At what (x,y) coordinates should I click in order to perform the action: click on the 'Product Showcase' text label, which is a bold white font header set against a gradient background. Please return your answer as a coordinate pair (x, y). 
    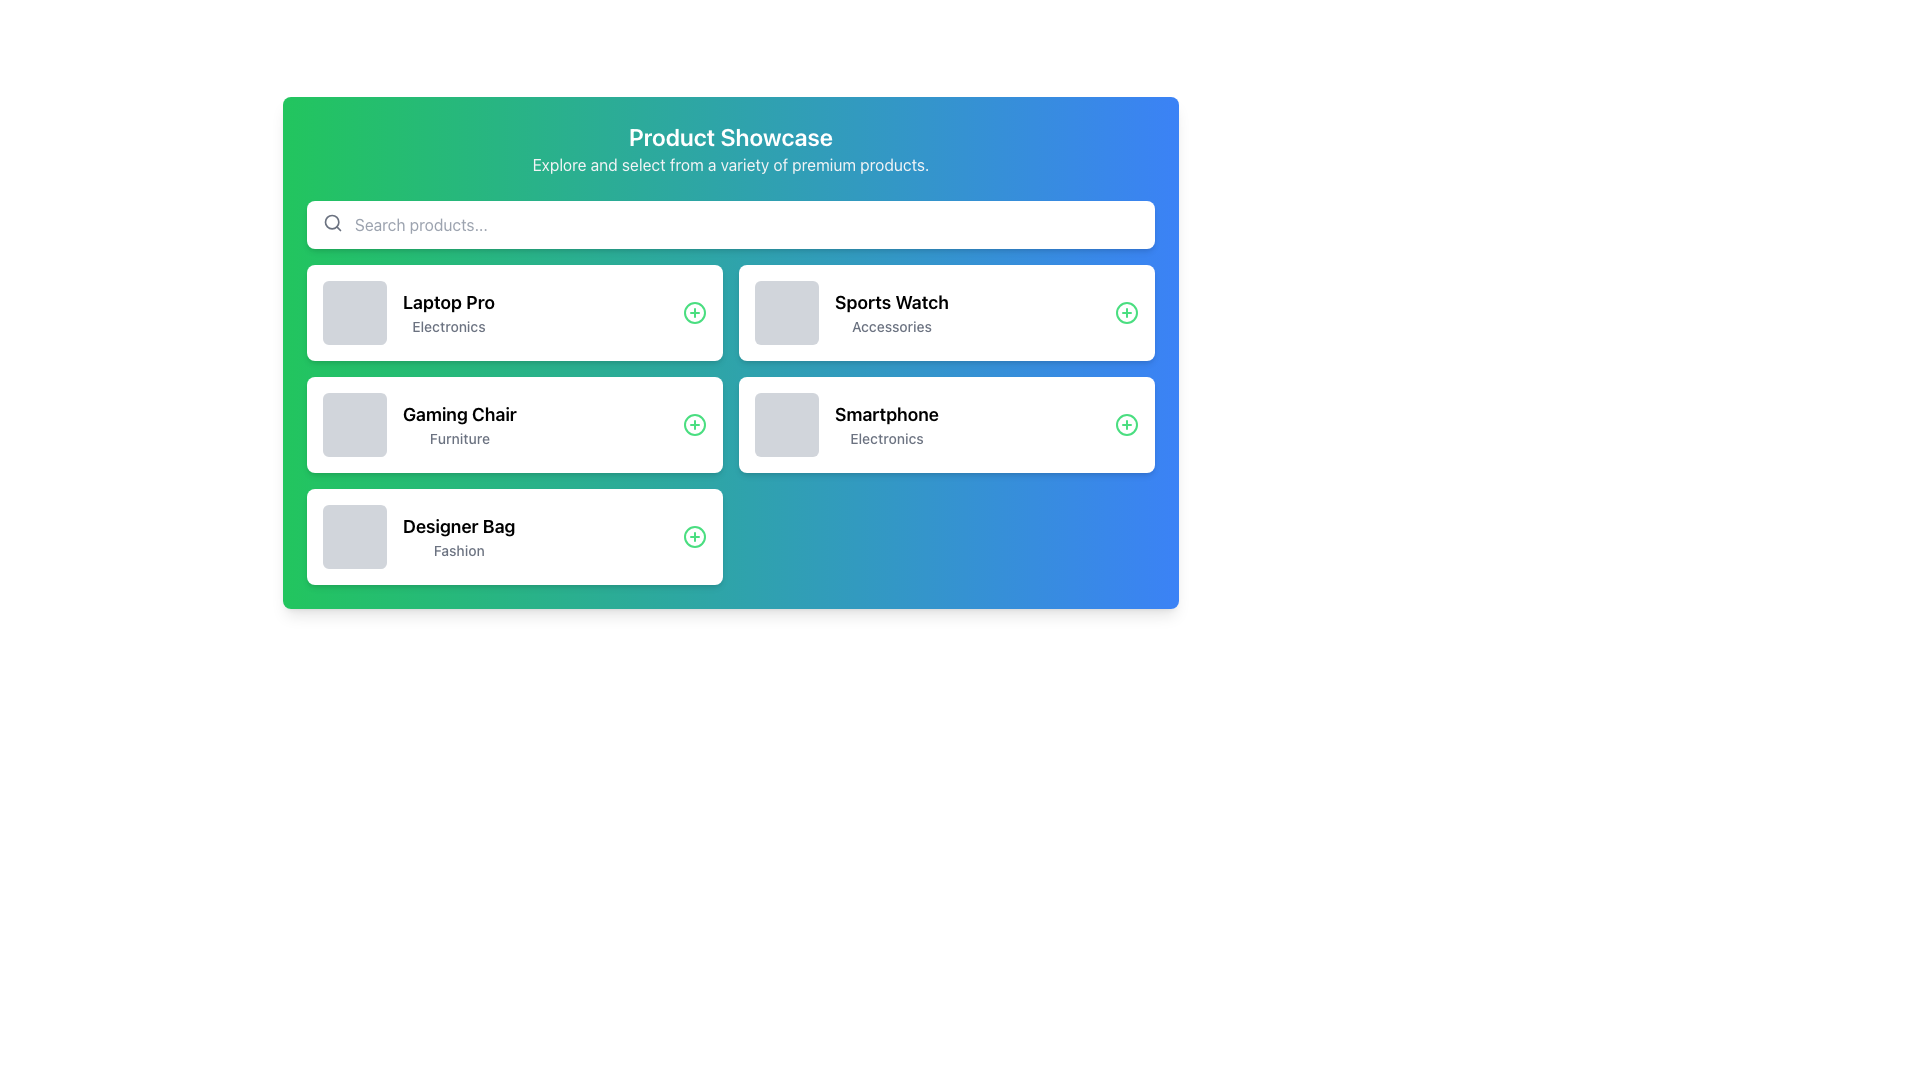
    Looking at the image, I should click on (729, 136).